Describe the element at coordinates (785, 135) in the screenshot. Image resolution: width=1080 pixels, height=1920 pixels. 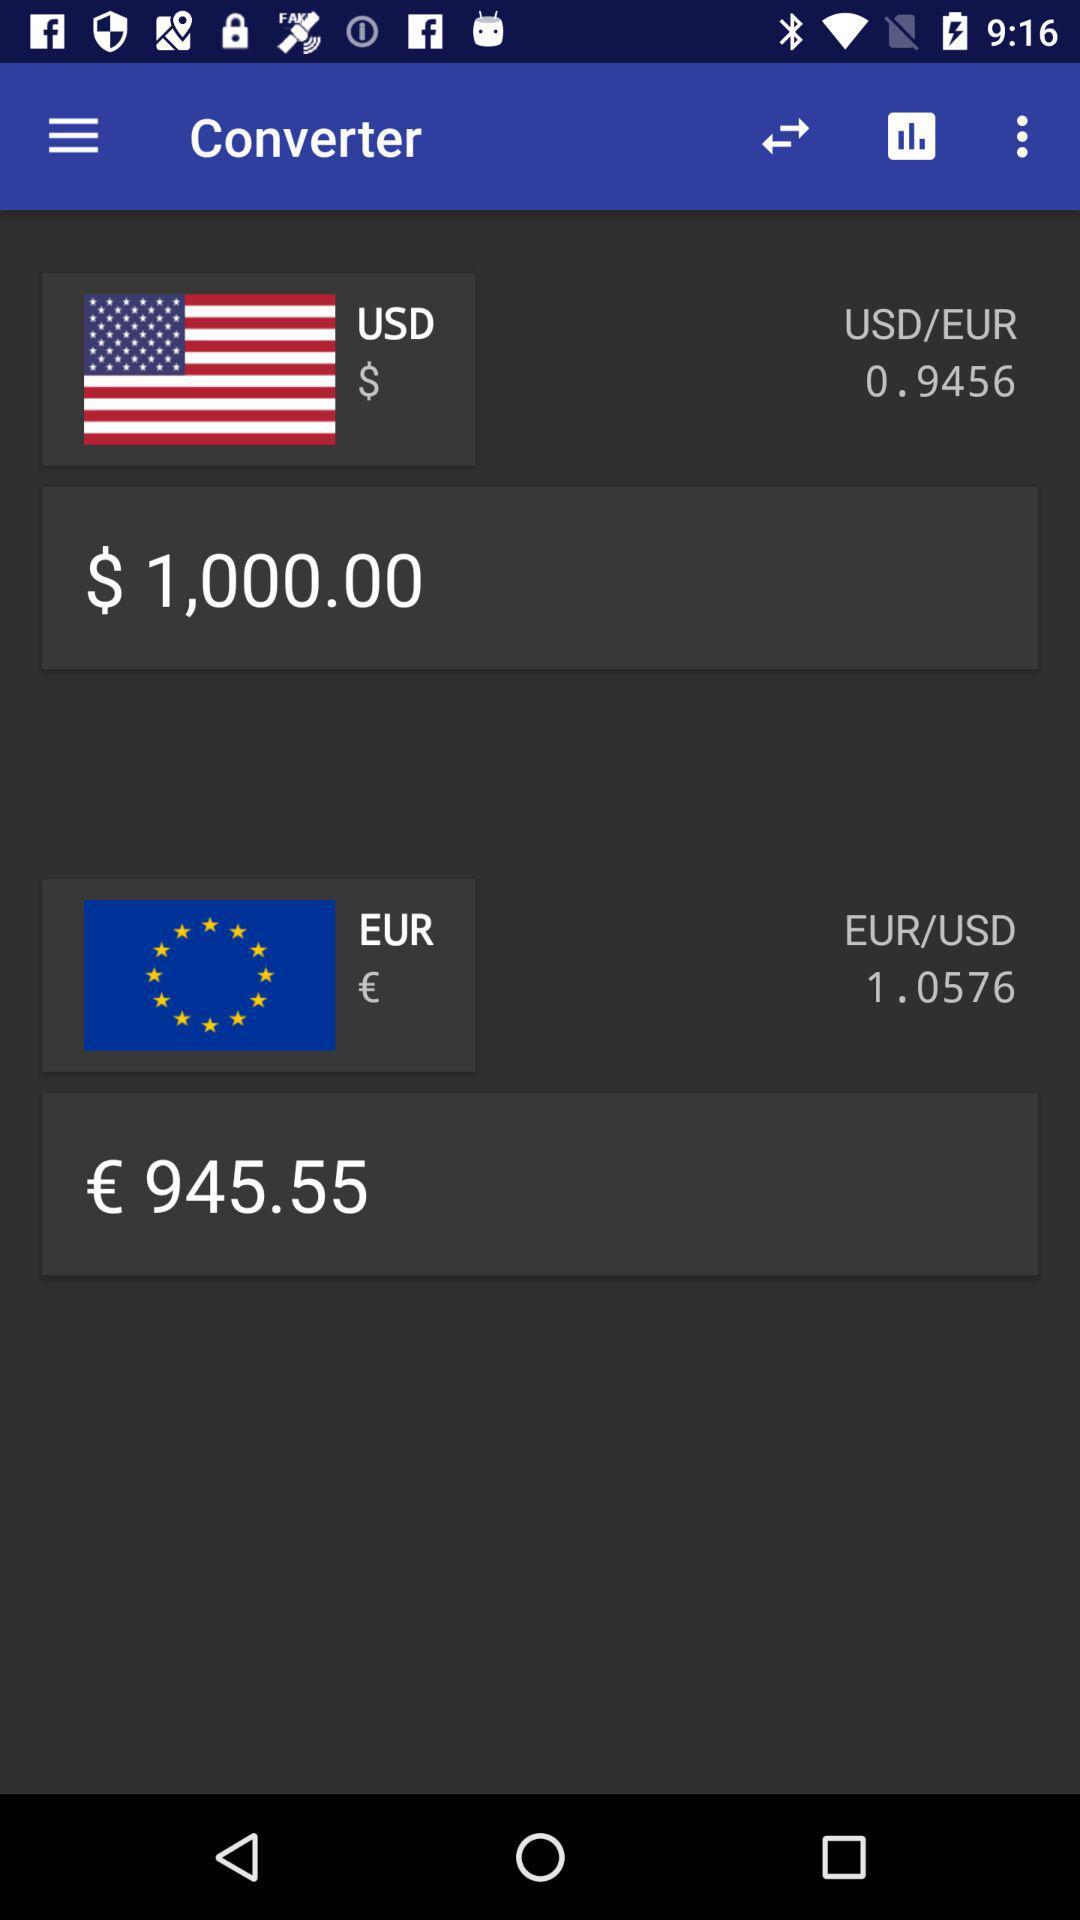
I see `the icon to the right of the converter icon` at that location.